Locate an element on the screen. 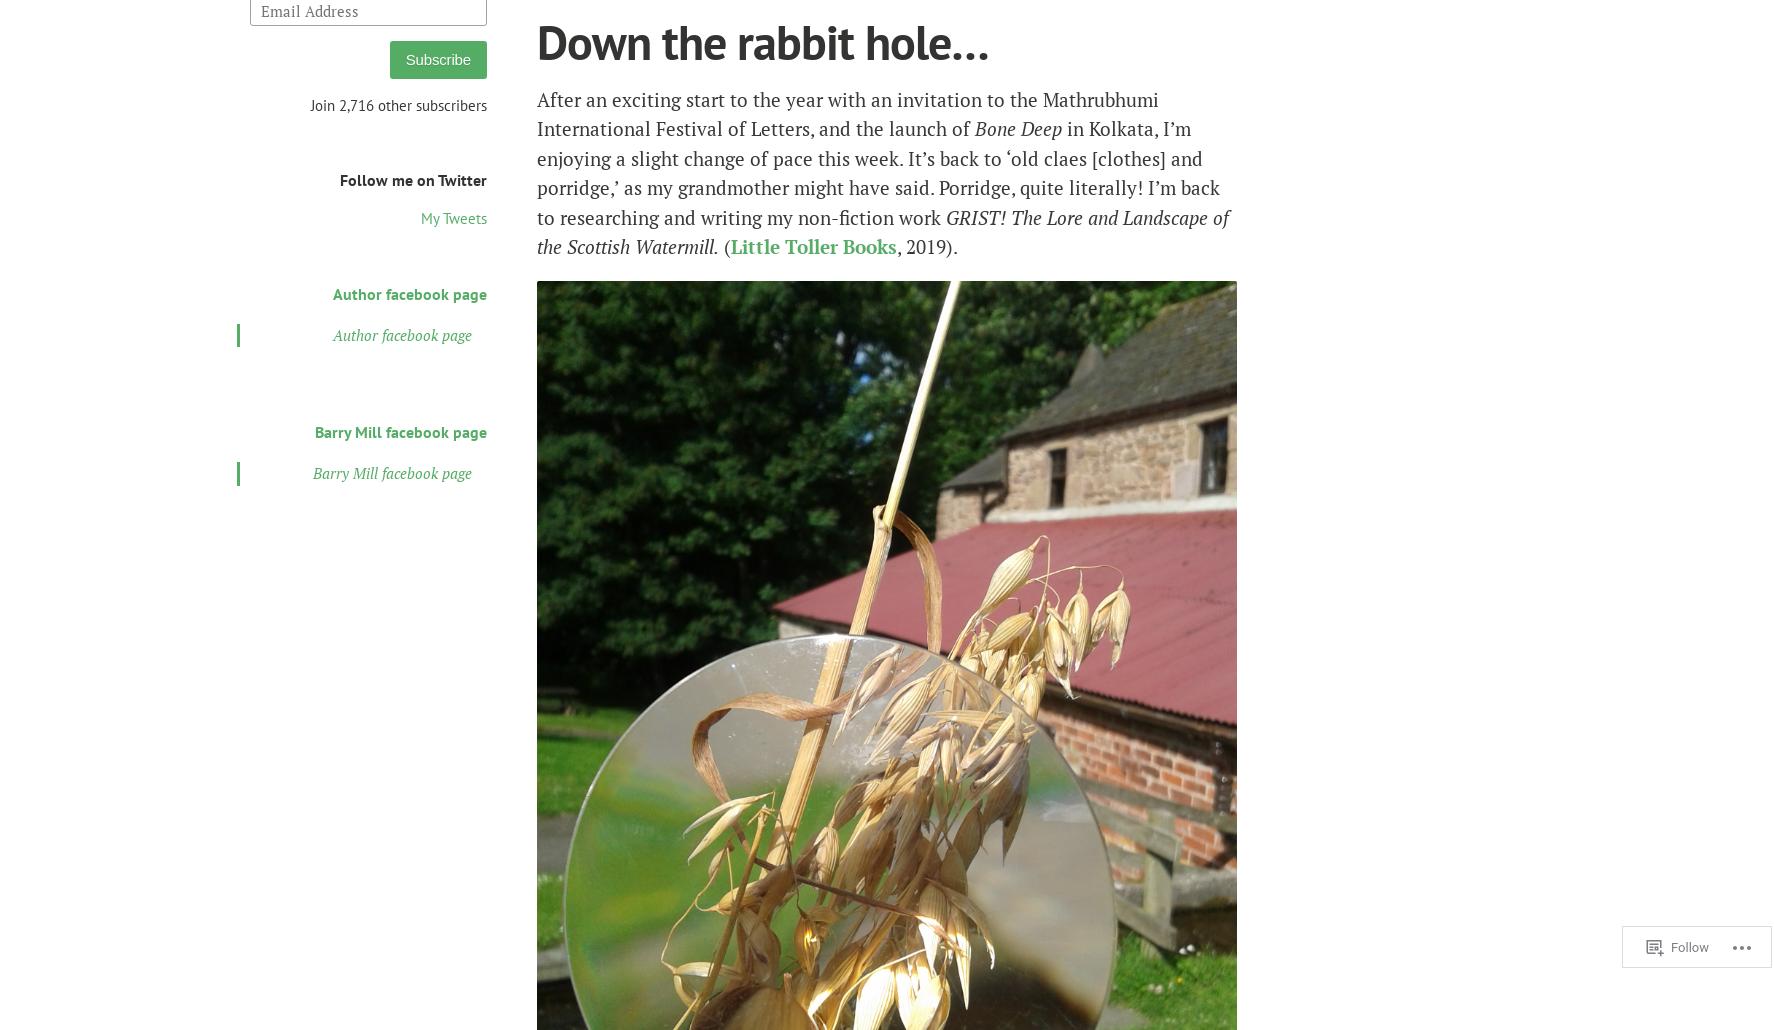 Image resolution: width=1774 pixels, height=1030 pixels. 'Follow' is located at coordinates (1692, 942).